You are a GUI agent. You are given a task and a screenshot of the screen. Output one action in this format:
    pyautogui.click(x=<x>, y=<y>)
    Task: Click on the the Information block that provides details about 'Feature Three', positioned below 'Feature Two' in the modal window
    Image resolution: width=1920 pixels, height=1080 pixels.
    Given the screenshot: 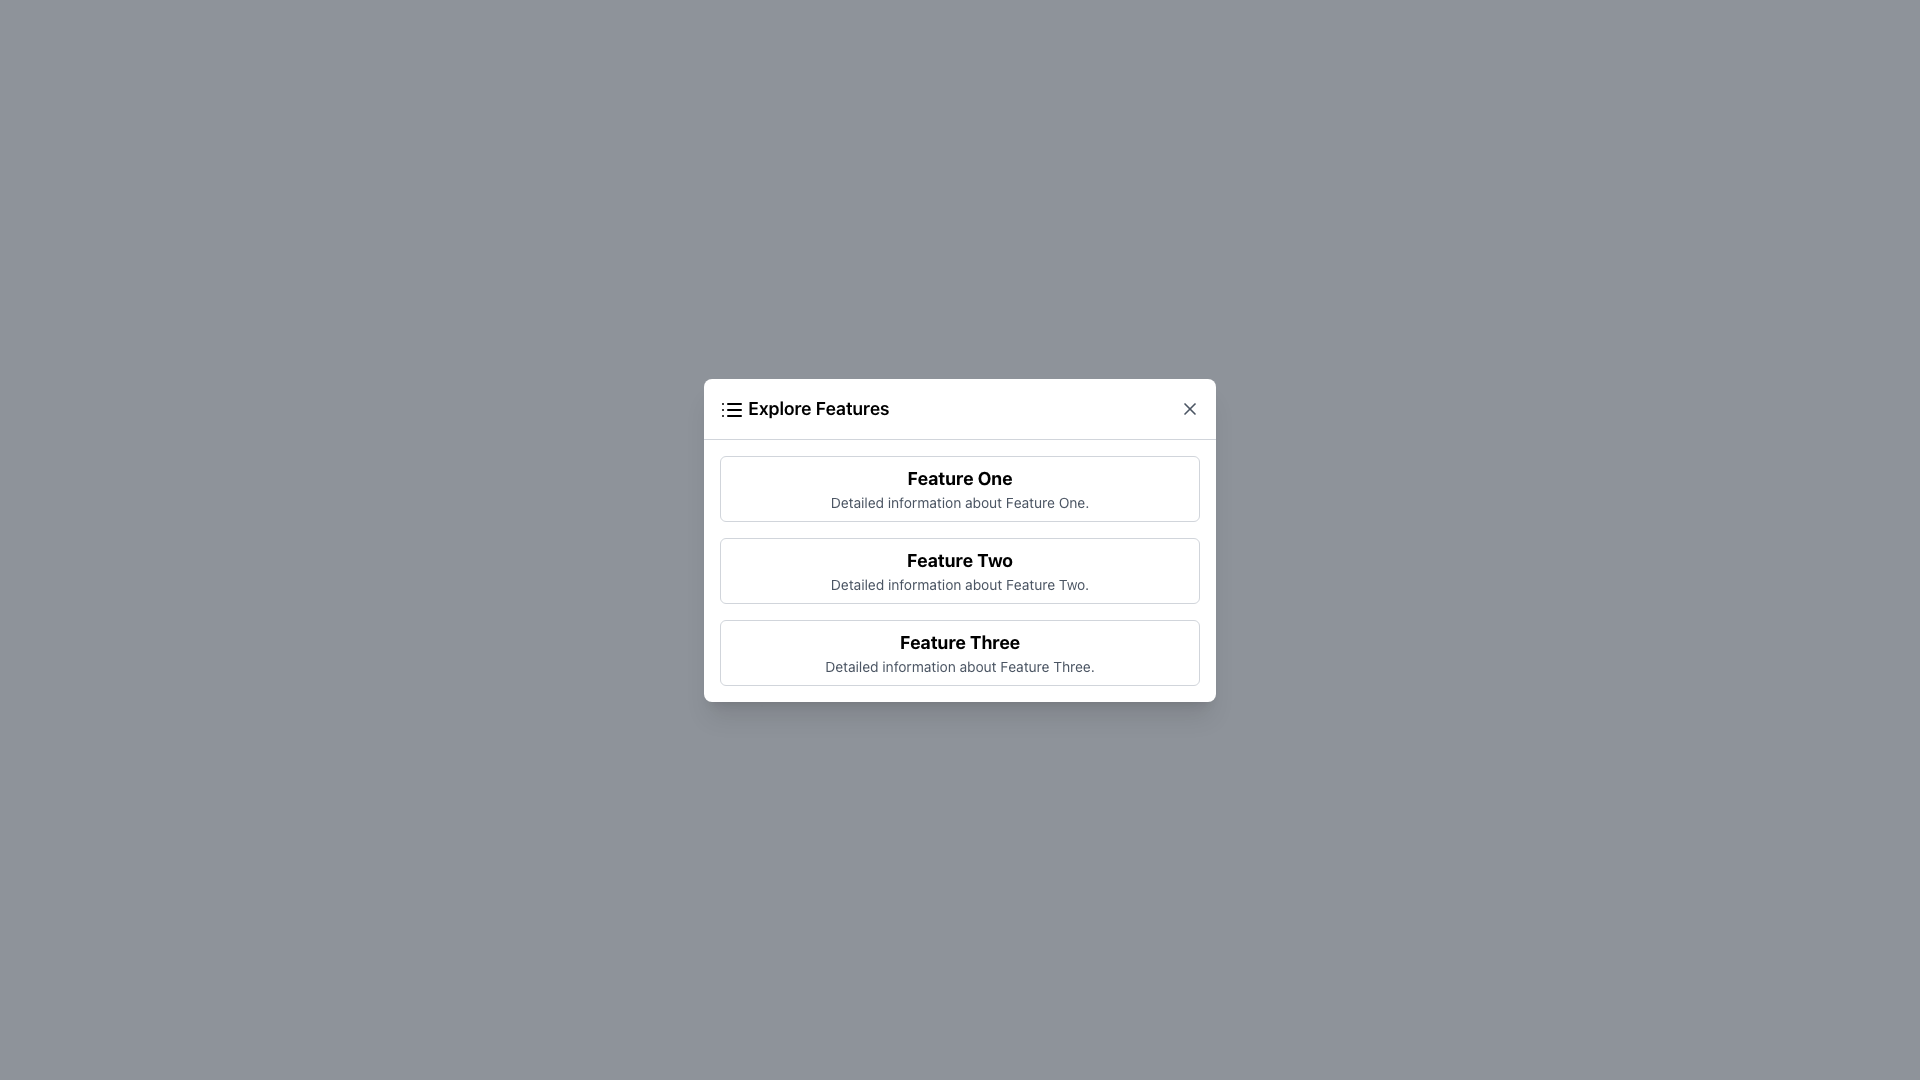 What is the action you would take?
    pyautogui.click(x=960, y=652)
    